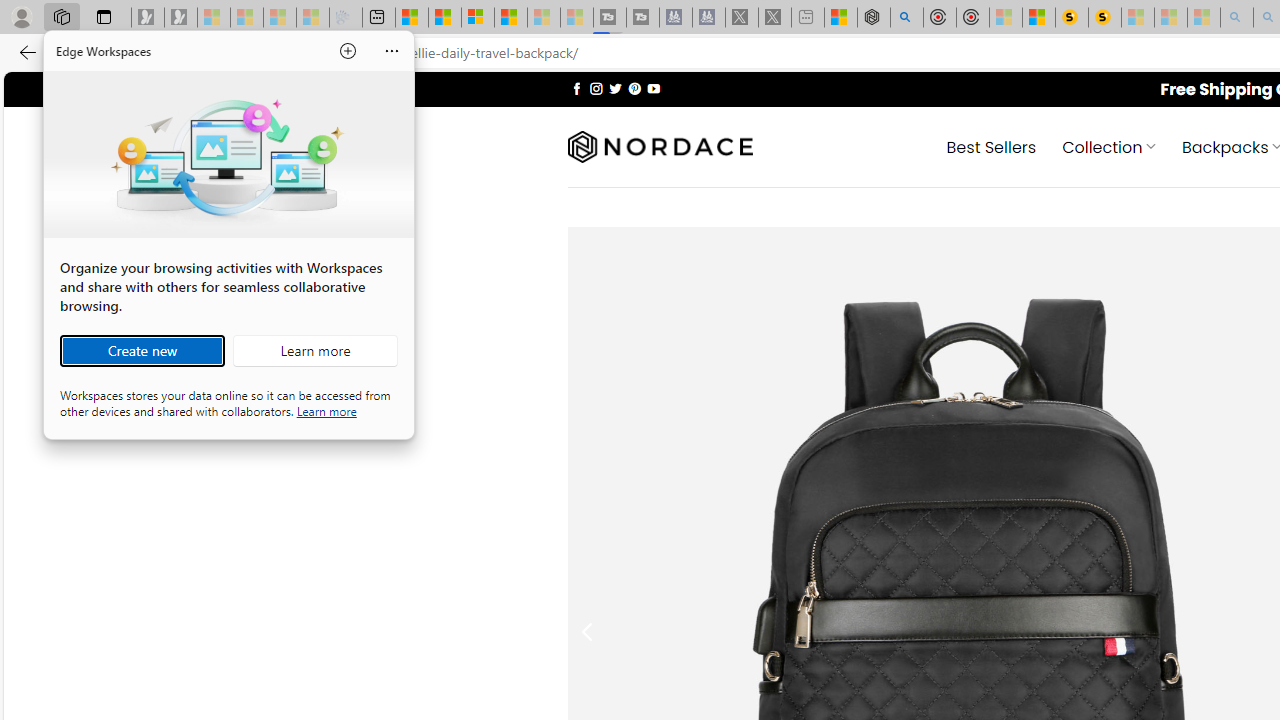 The height and width of the screenshot is (720, 1280). What do you see at coordinates (653, 87) in the screenshot?
I see `'Follow on YouTube'` at bounding box center [653, 87].